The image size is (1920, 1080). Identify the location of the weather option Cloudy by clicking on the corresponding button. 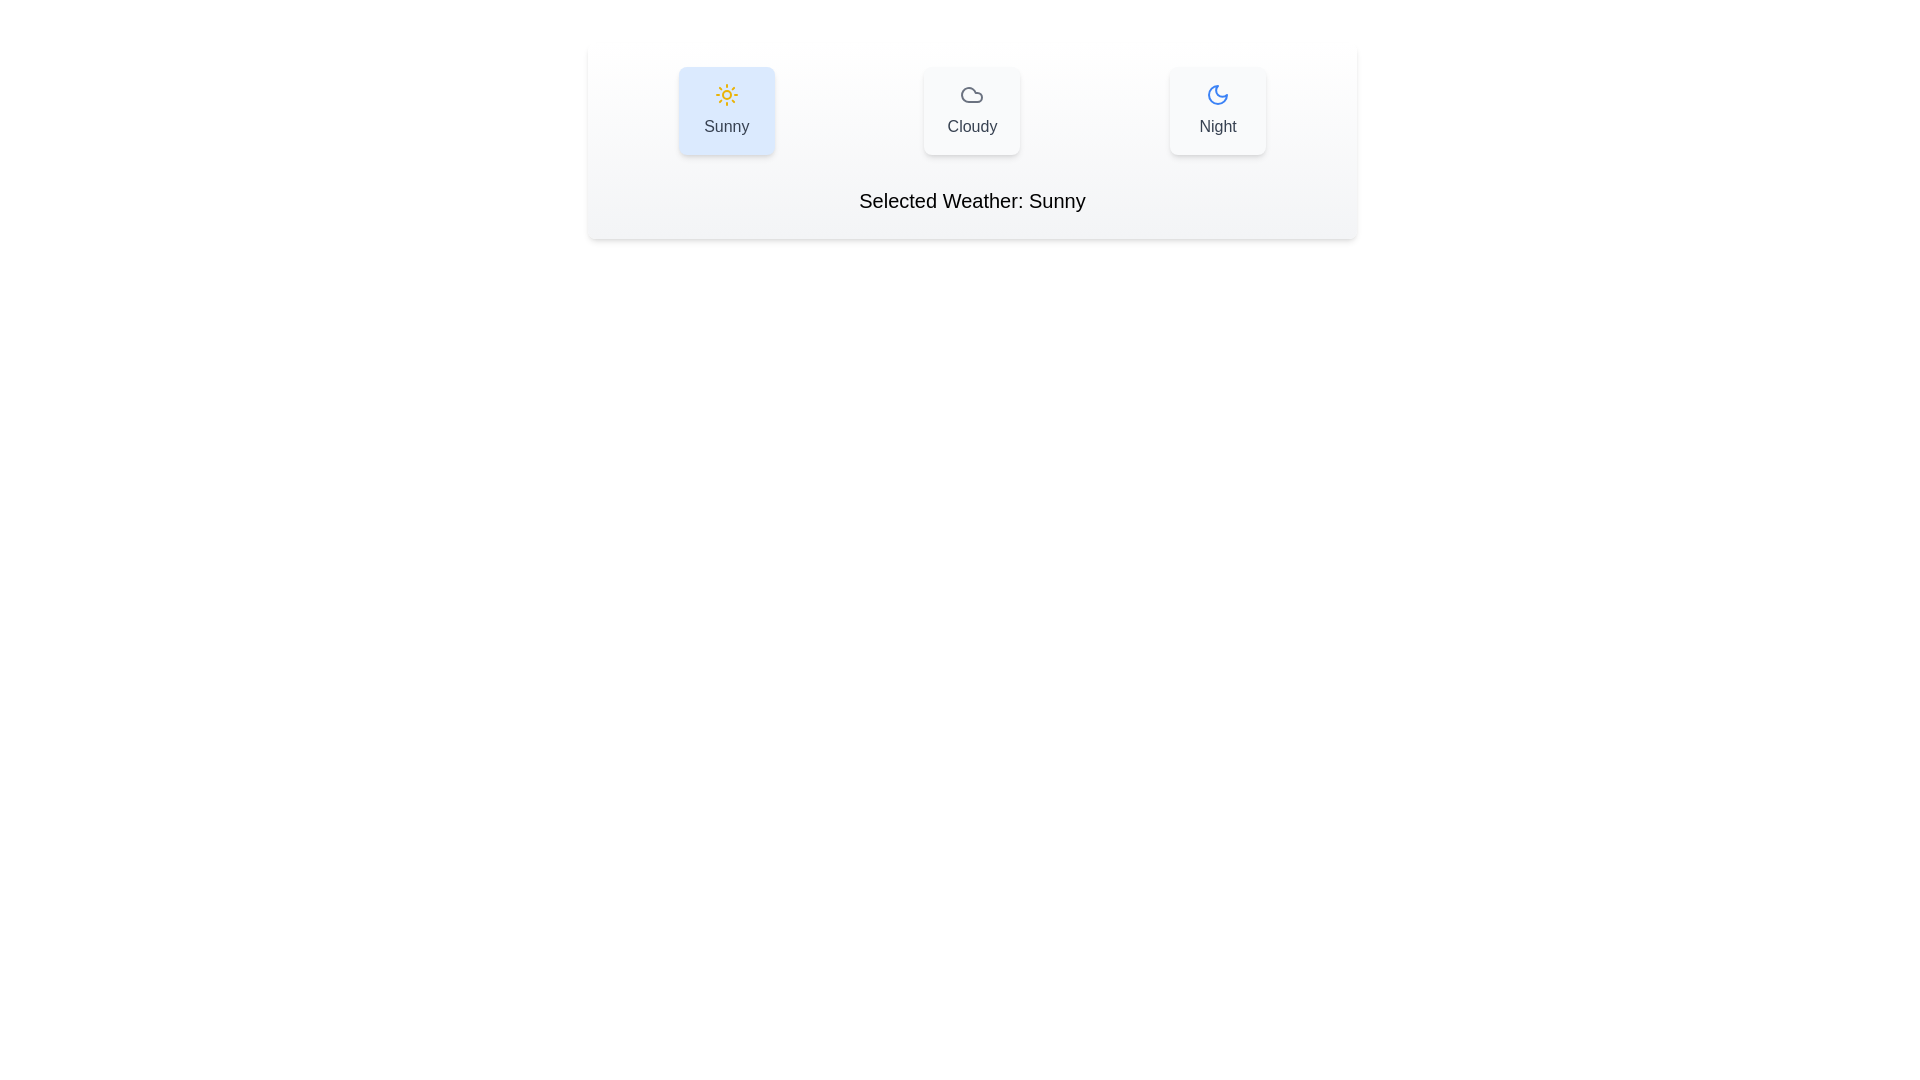
(972, 111).